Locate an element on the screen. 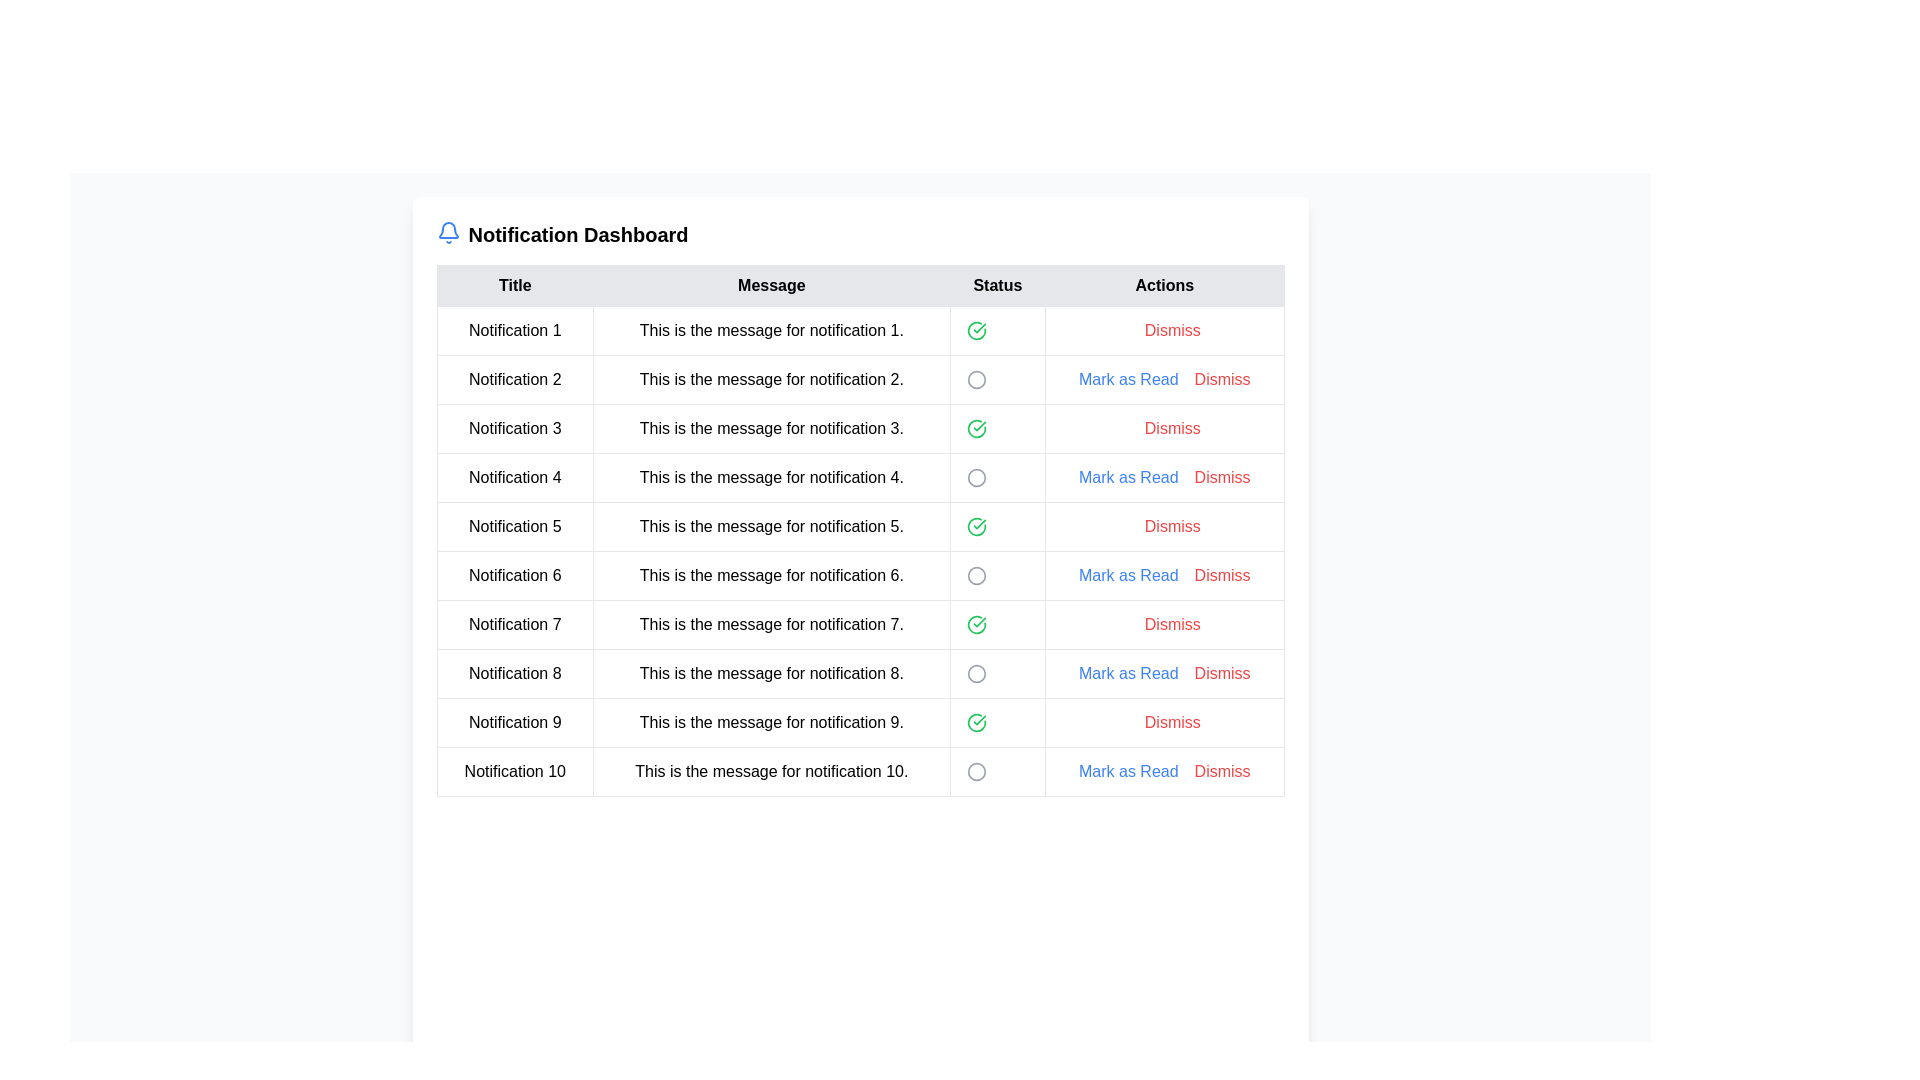 This screenshot has height=1080, width=1920. circular gray icon with a hollow center located in the 'Status' column of the notification dashboard table for Notification 8 is located at coordinates (976, 674).